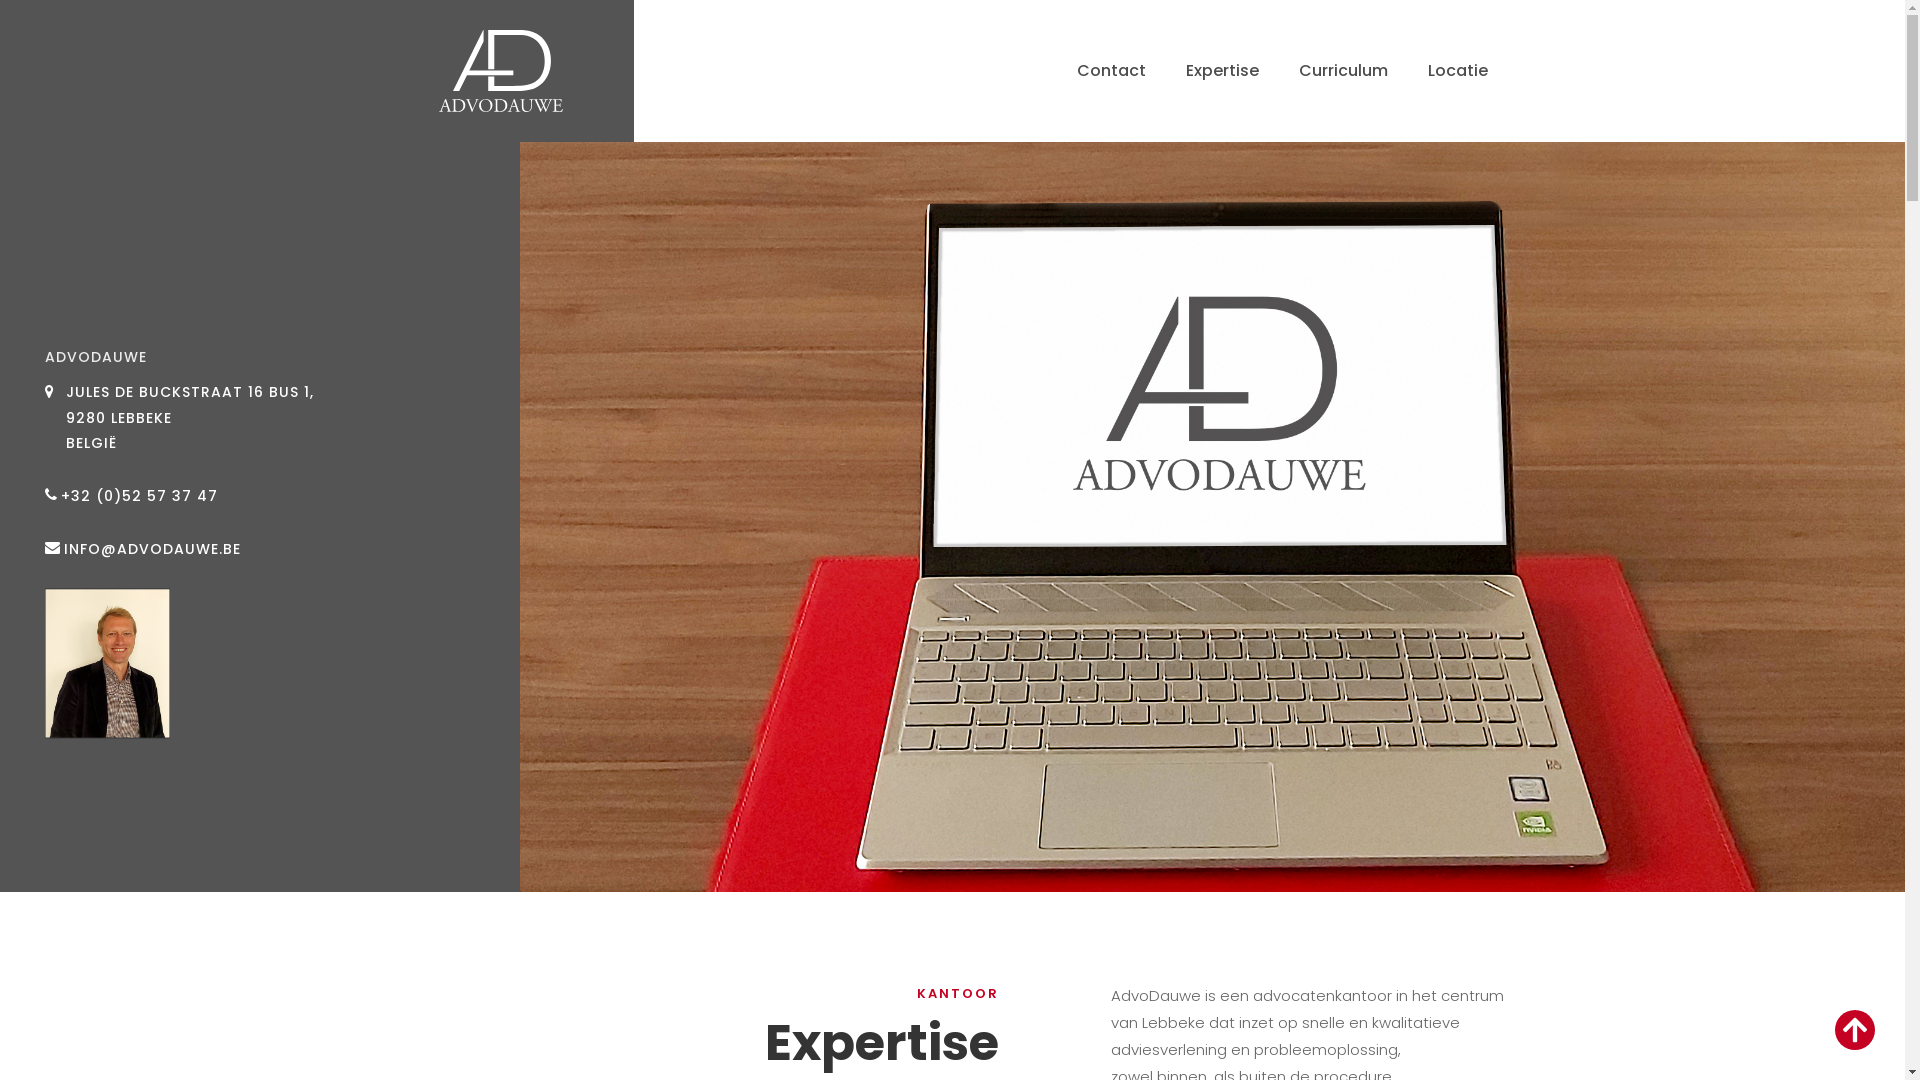 Image resolution: width=1920 pixels, height=1080 pixels. What do you see at coordinates (1221, 69) in the screenshot?
I see `'Expertise'` at bounding box center [1221, 69].